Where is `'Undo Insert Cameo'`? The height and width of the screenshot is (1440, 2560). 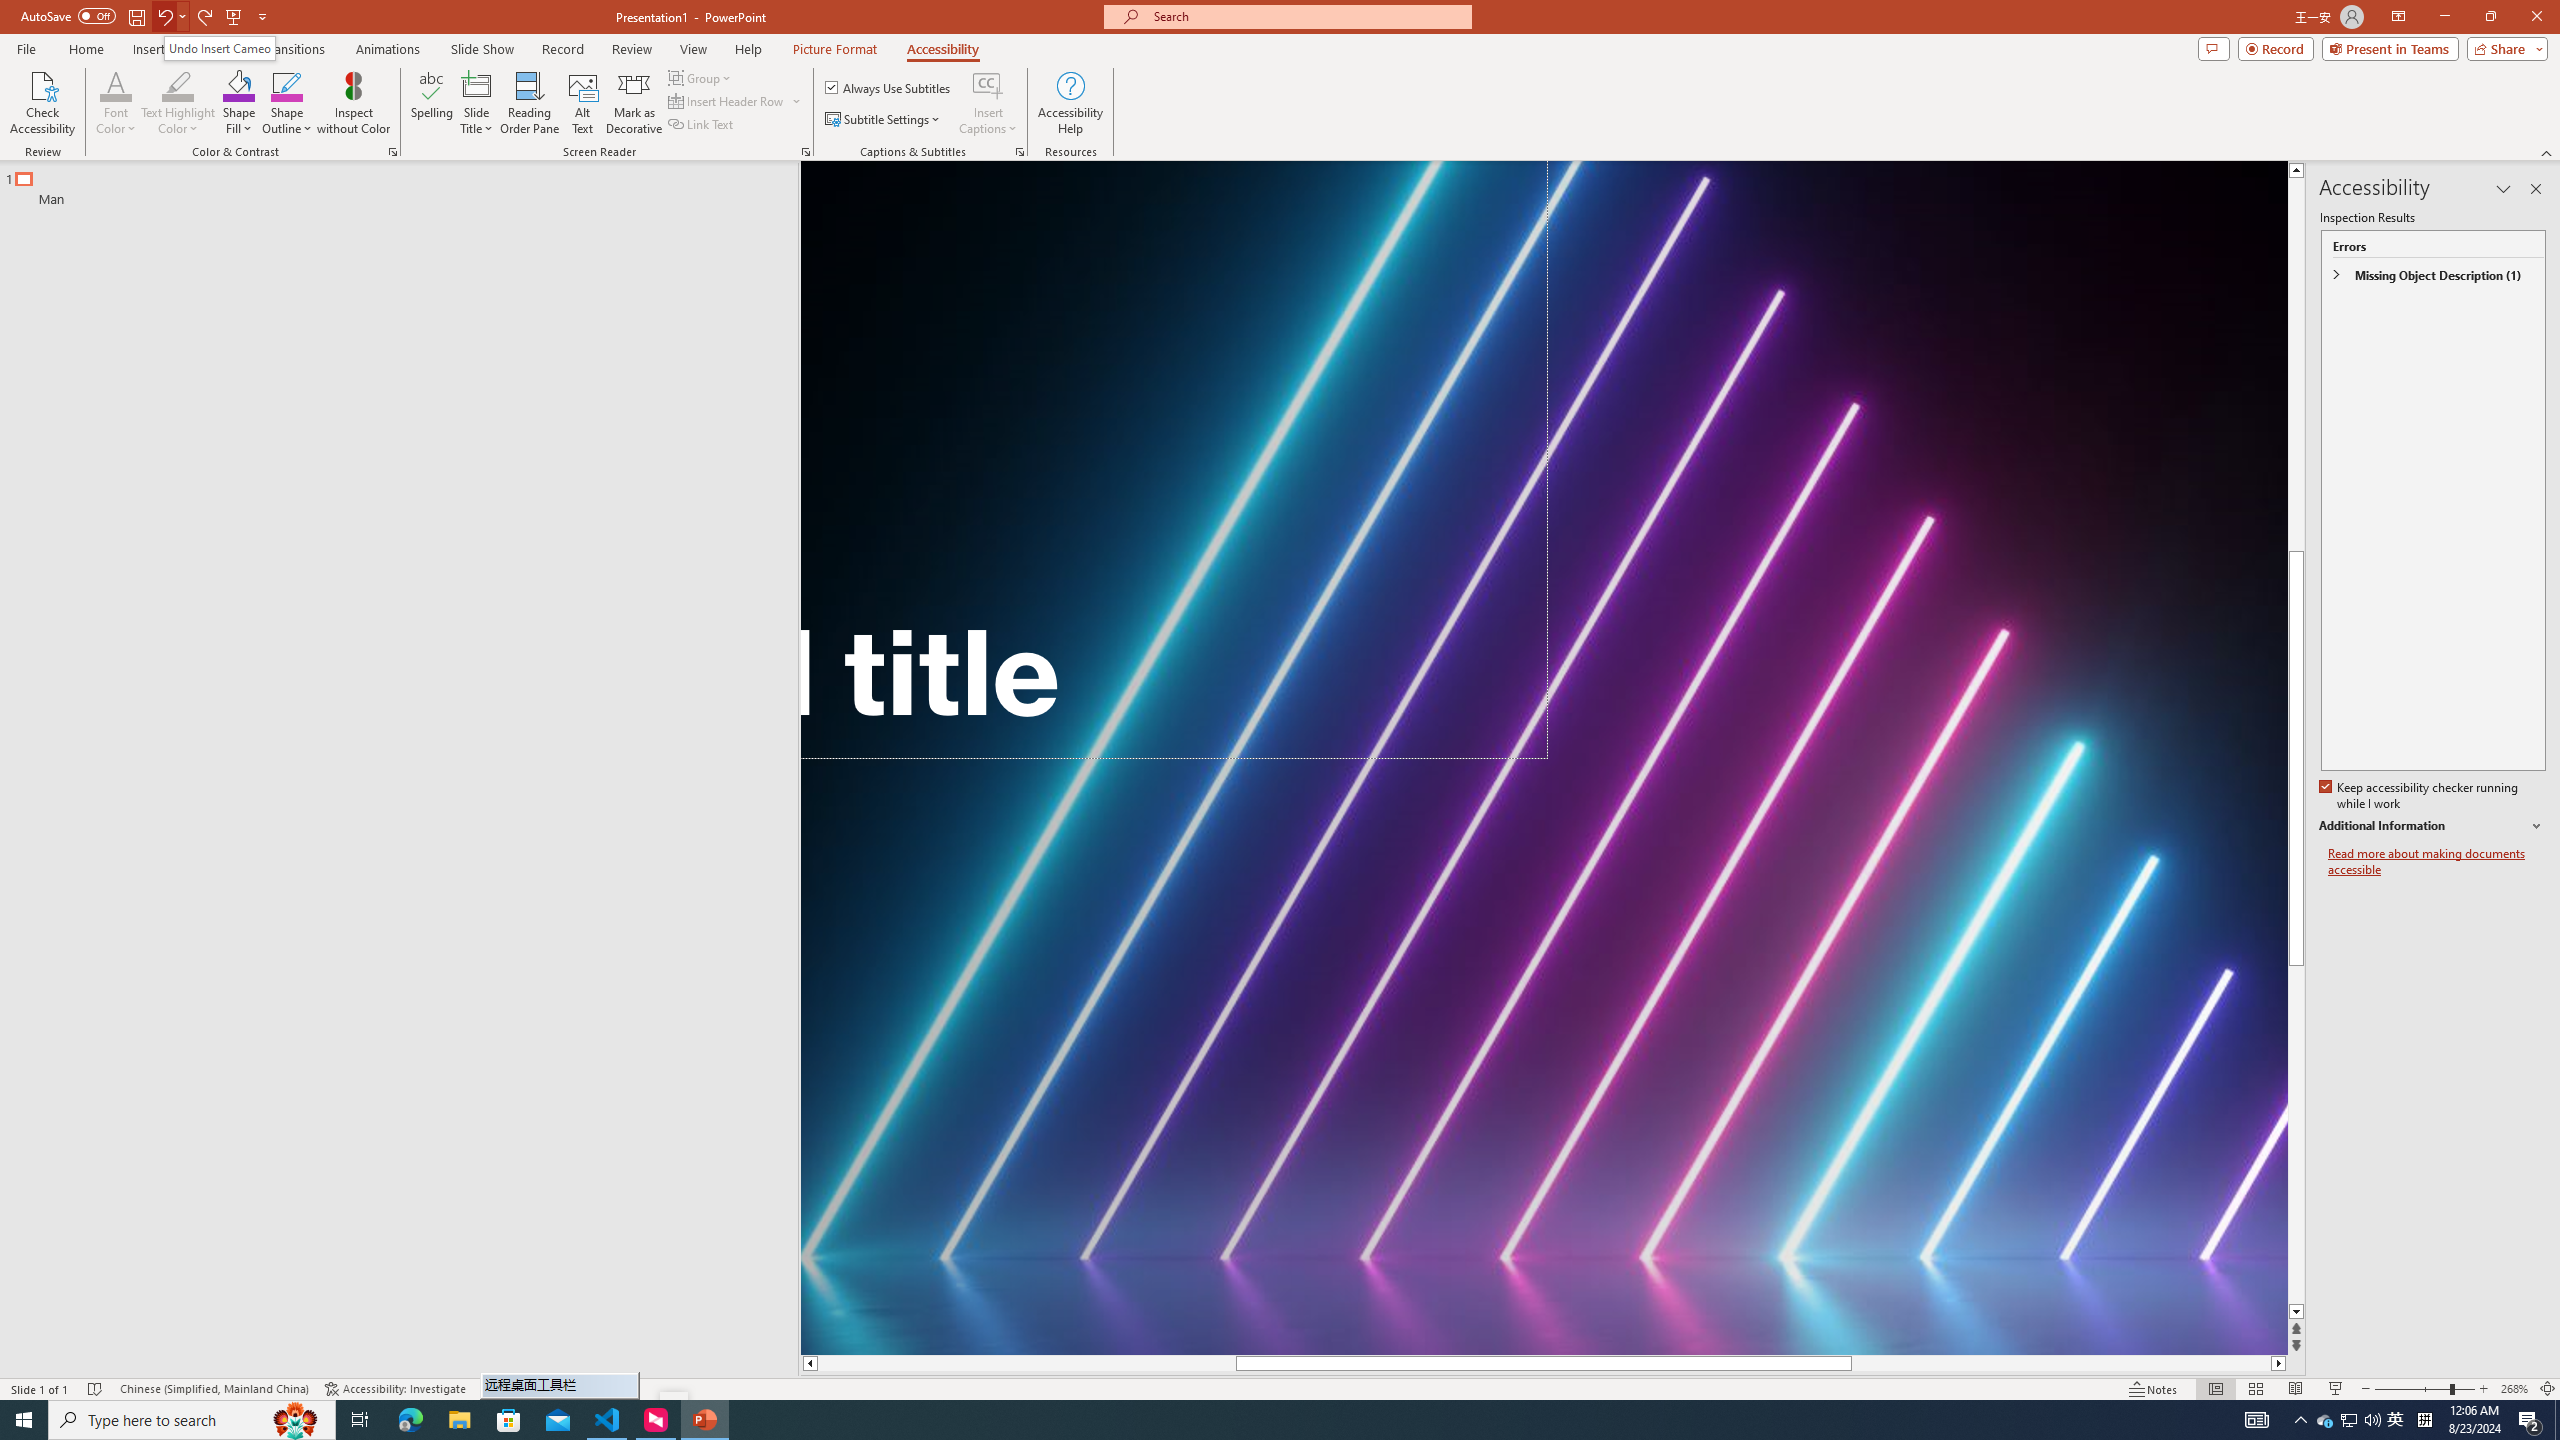
'Undo Insert Cameo' is located at coordinates (220, 47).